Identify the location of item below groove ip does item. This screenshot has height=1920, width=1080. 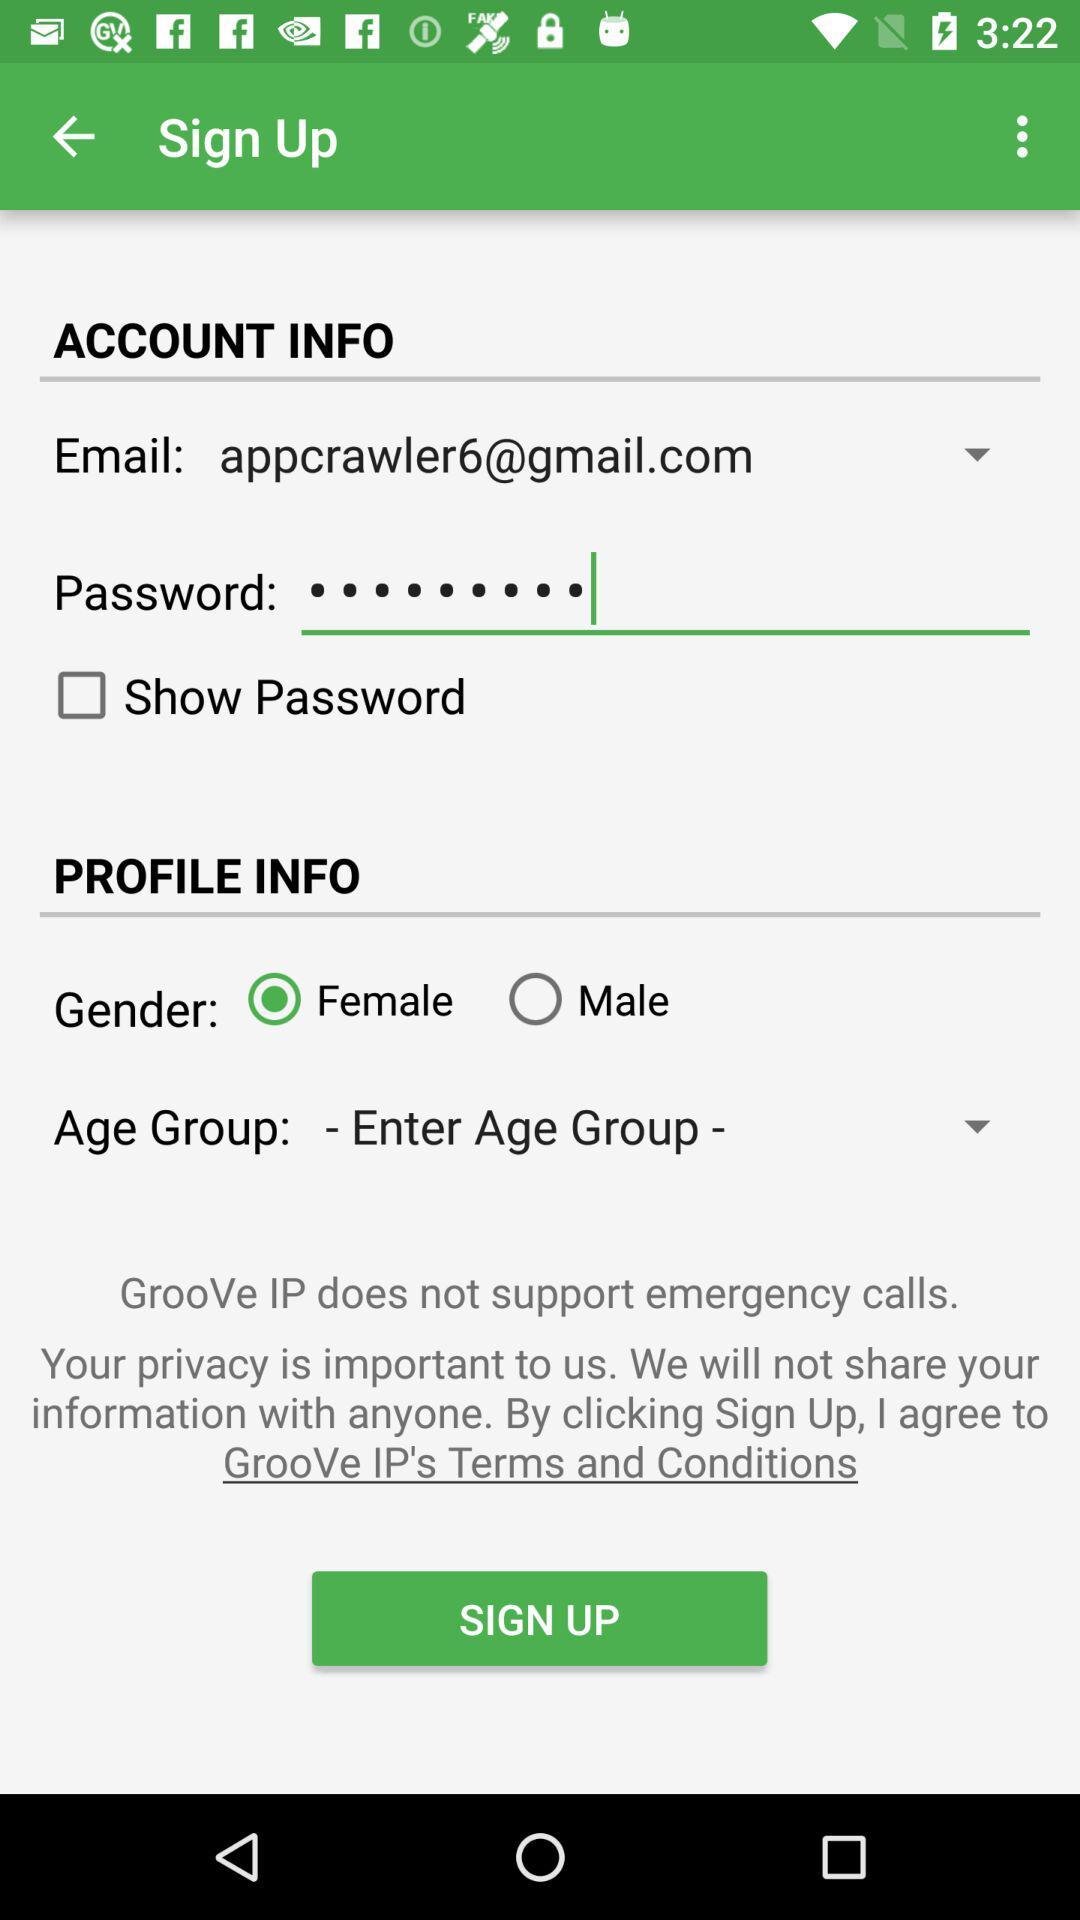
(540, 1410).